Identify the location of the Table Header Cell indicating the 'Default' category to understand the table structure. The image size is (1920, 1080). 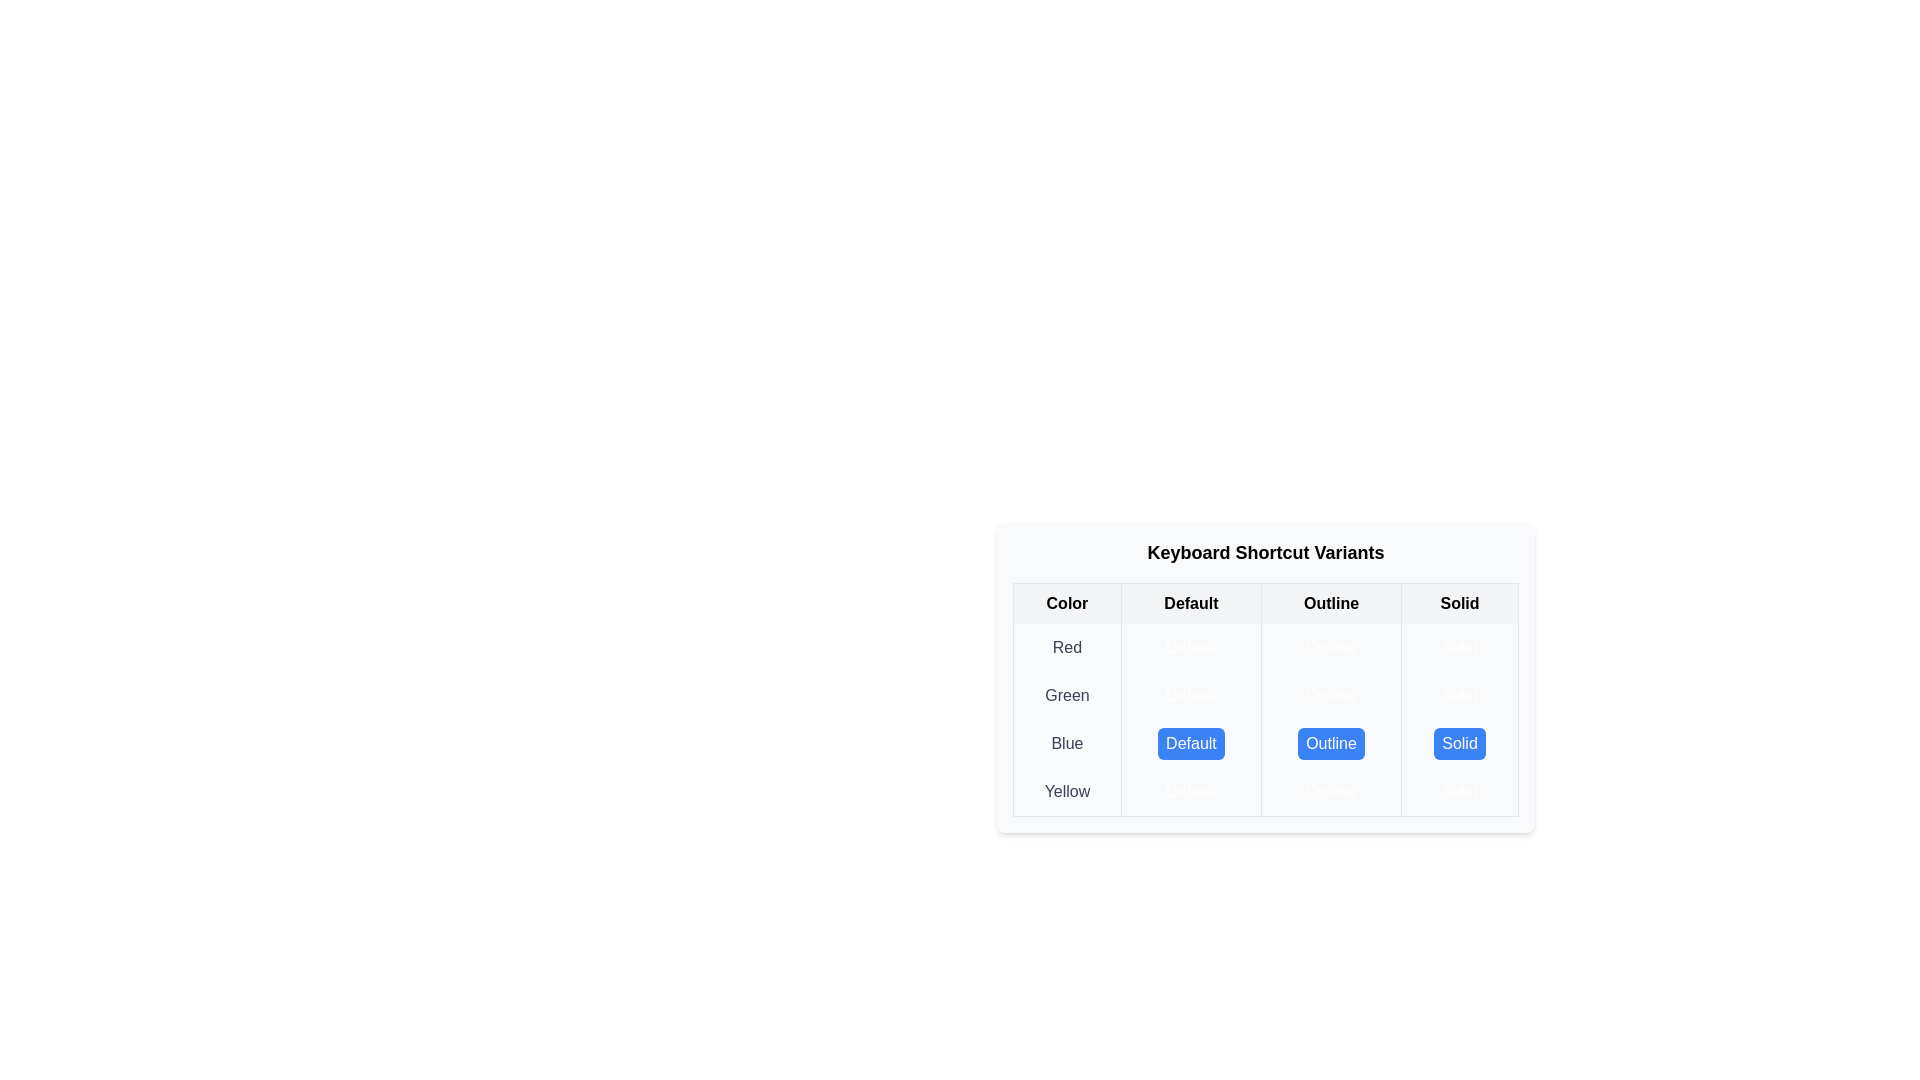
(1191, 602).